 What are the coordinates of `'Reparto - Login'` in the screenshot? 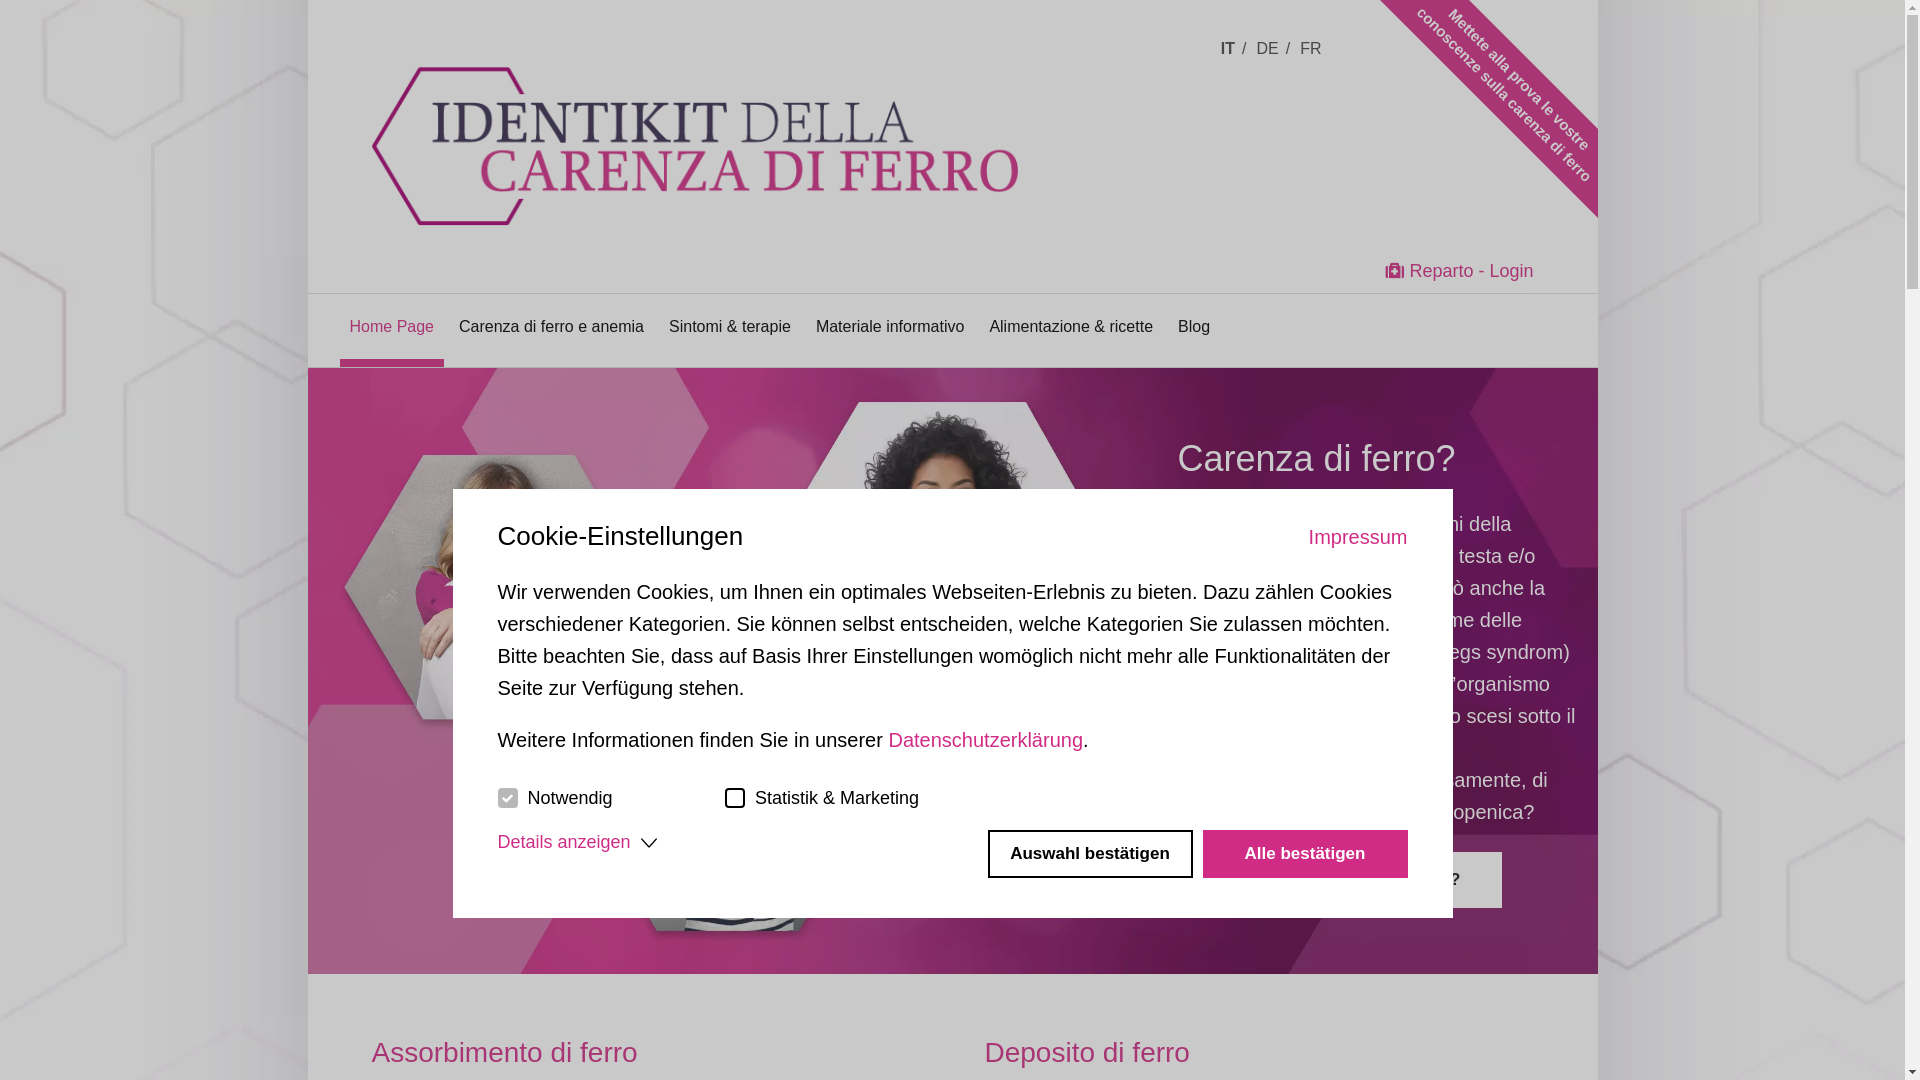 It's located at (1459, 270).